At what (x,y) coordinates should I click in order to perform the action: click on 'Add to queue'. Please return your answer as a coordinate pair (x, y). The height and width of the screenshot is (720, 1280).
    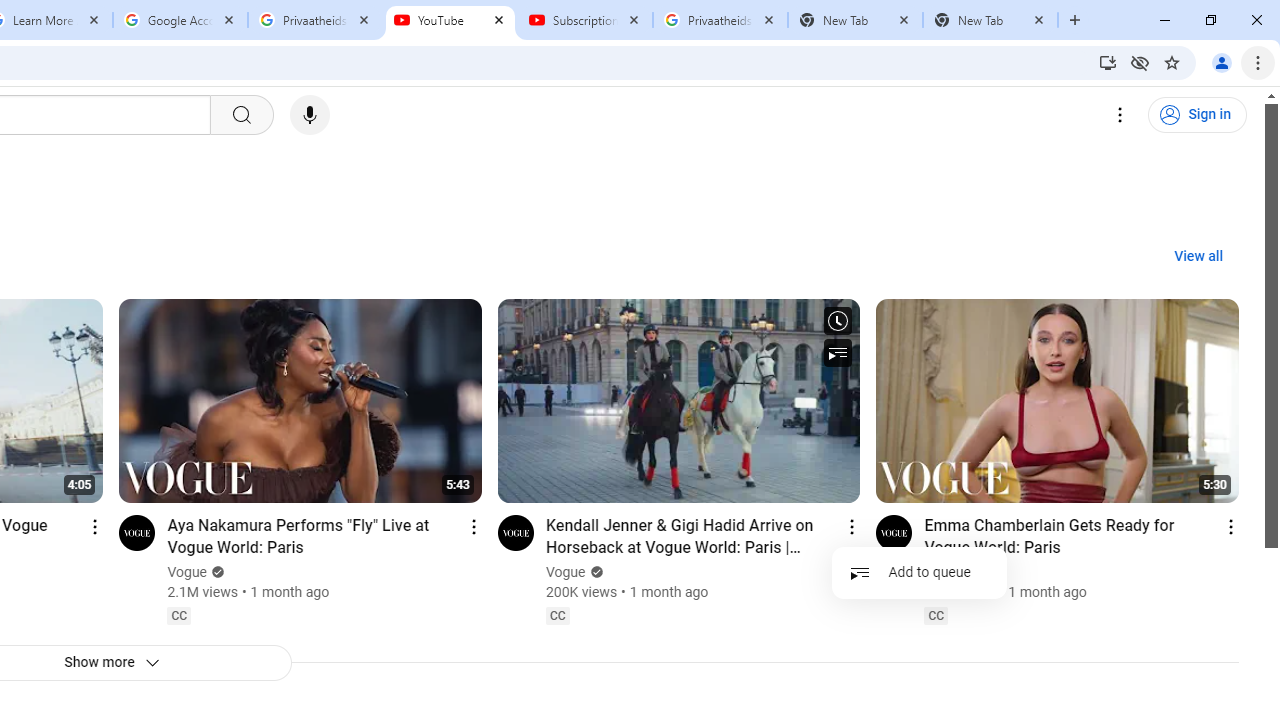
    Looking at the image, I should click on (918, 572).